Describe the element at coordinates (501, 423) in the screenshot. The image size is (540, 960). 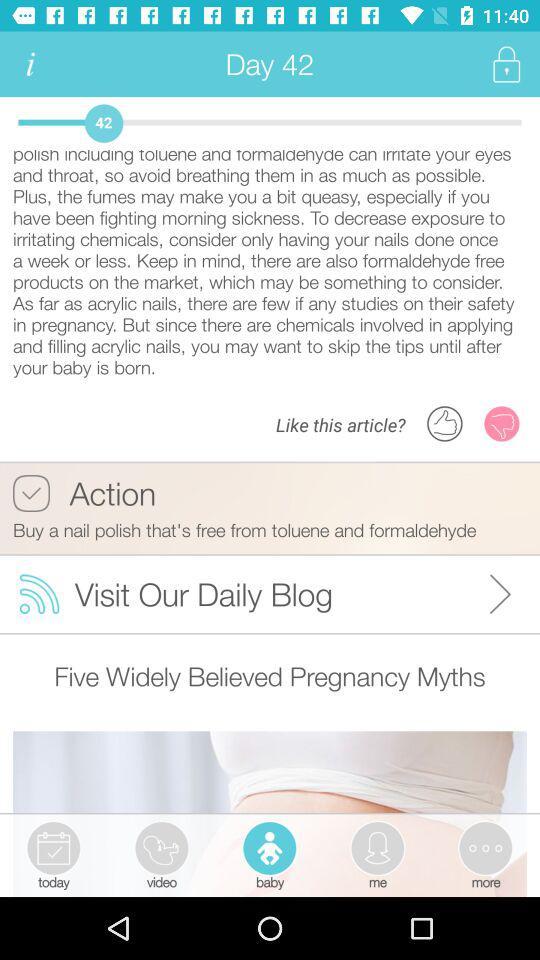
I see `dislike this article` at that location.